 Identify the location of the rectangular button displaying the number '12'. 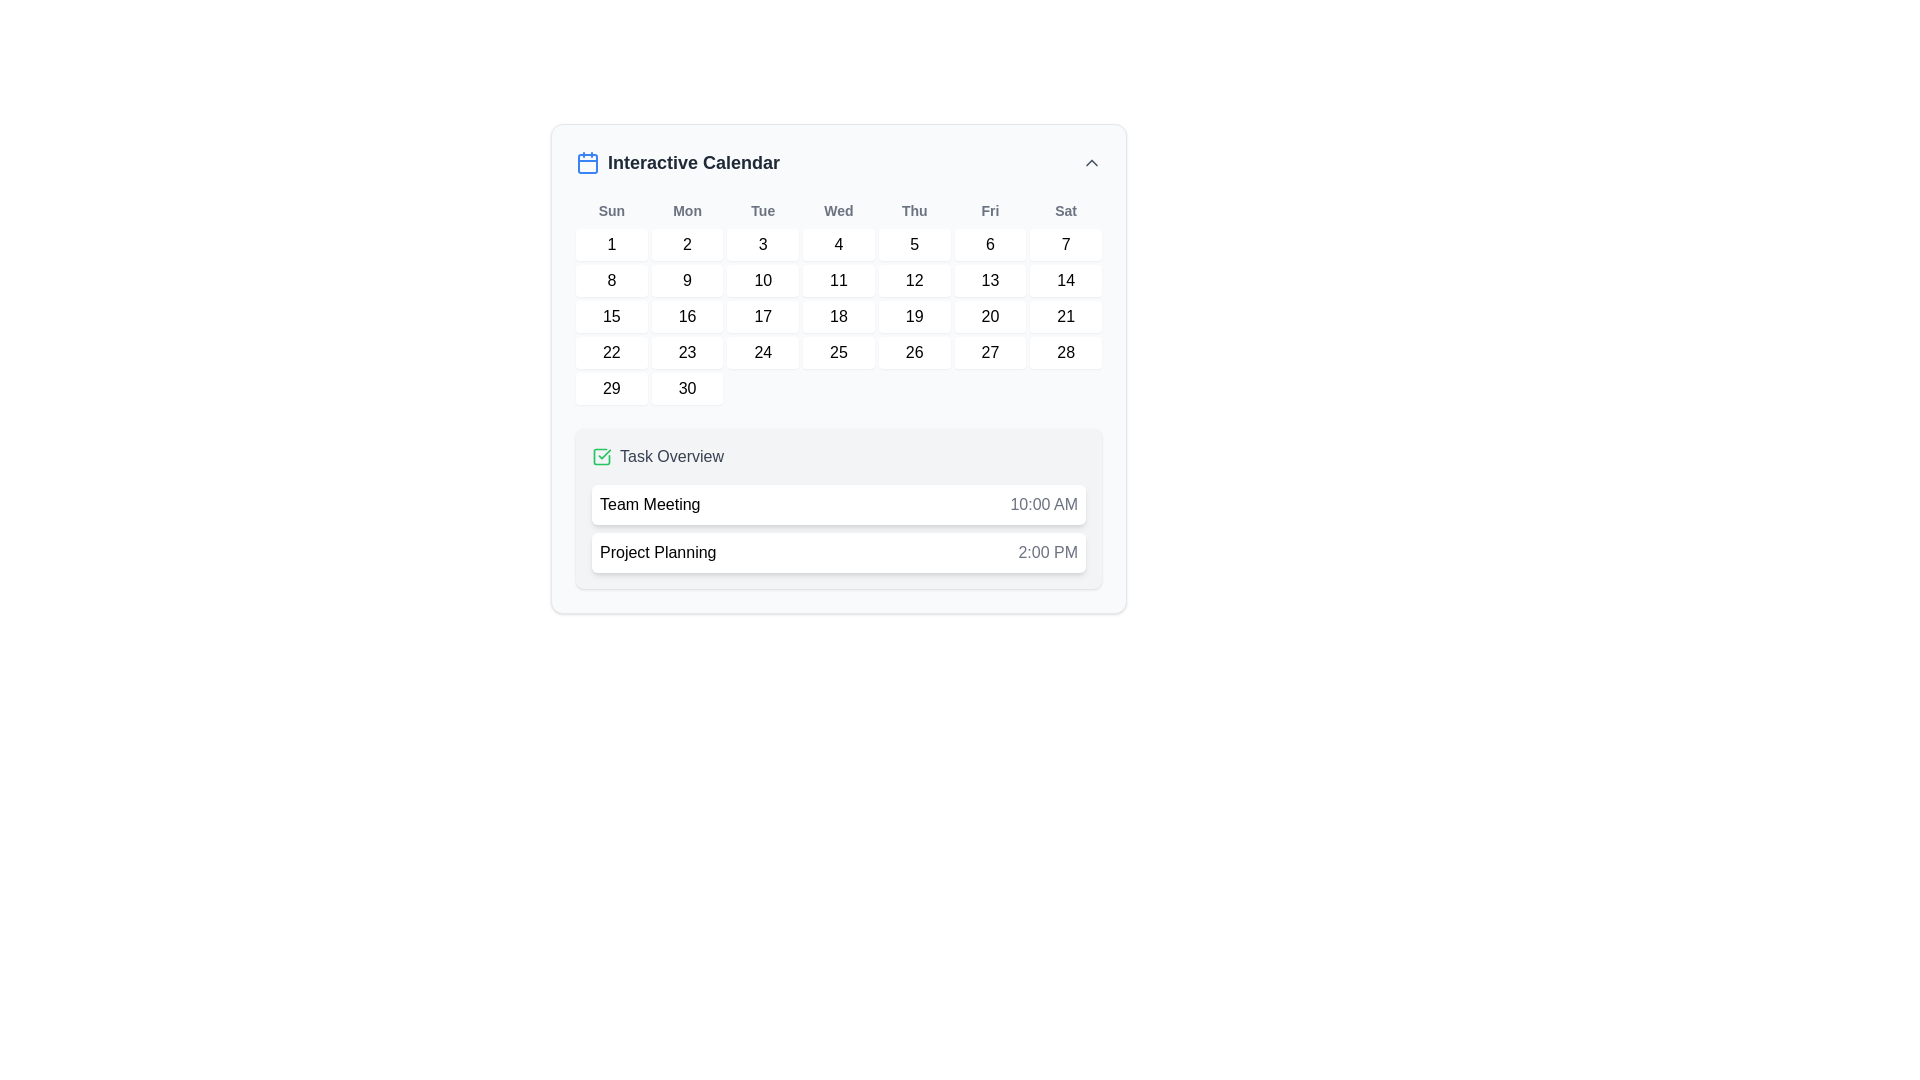
(913, 281).